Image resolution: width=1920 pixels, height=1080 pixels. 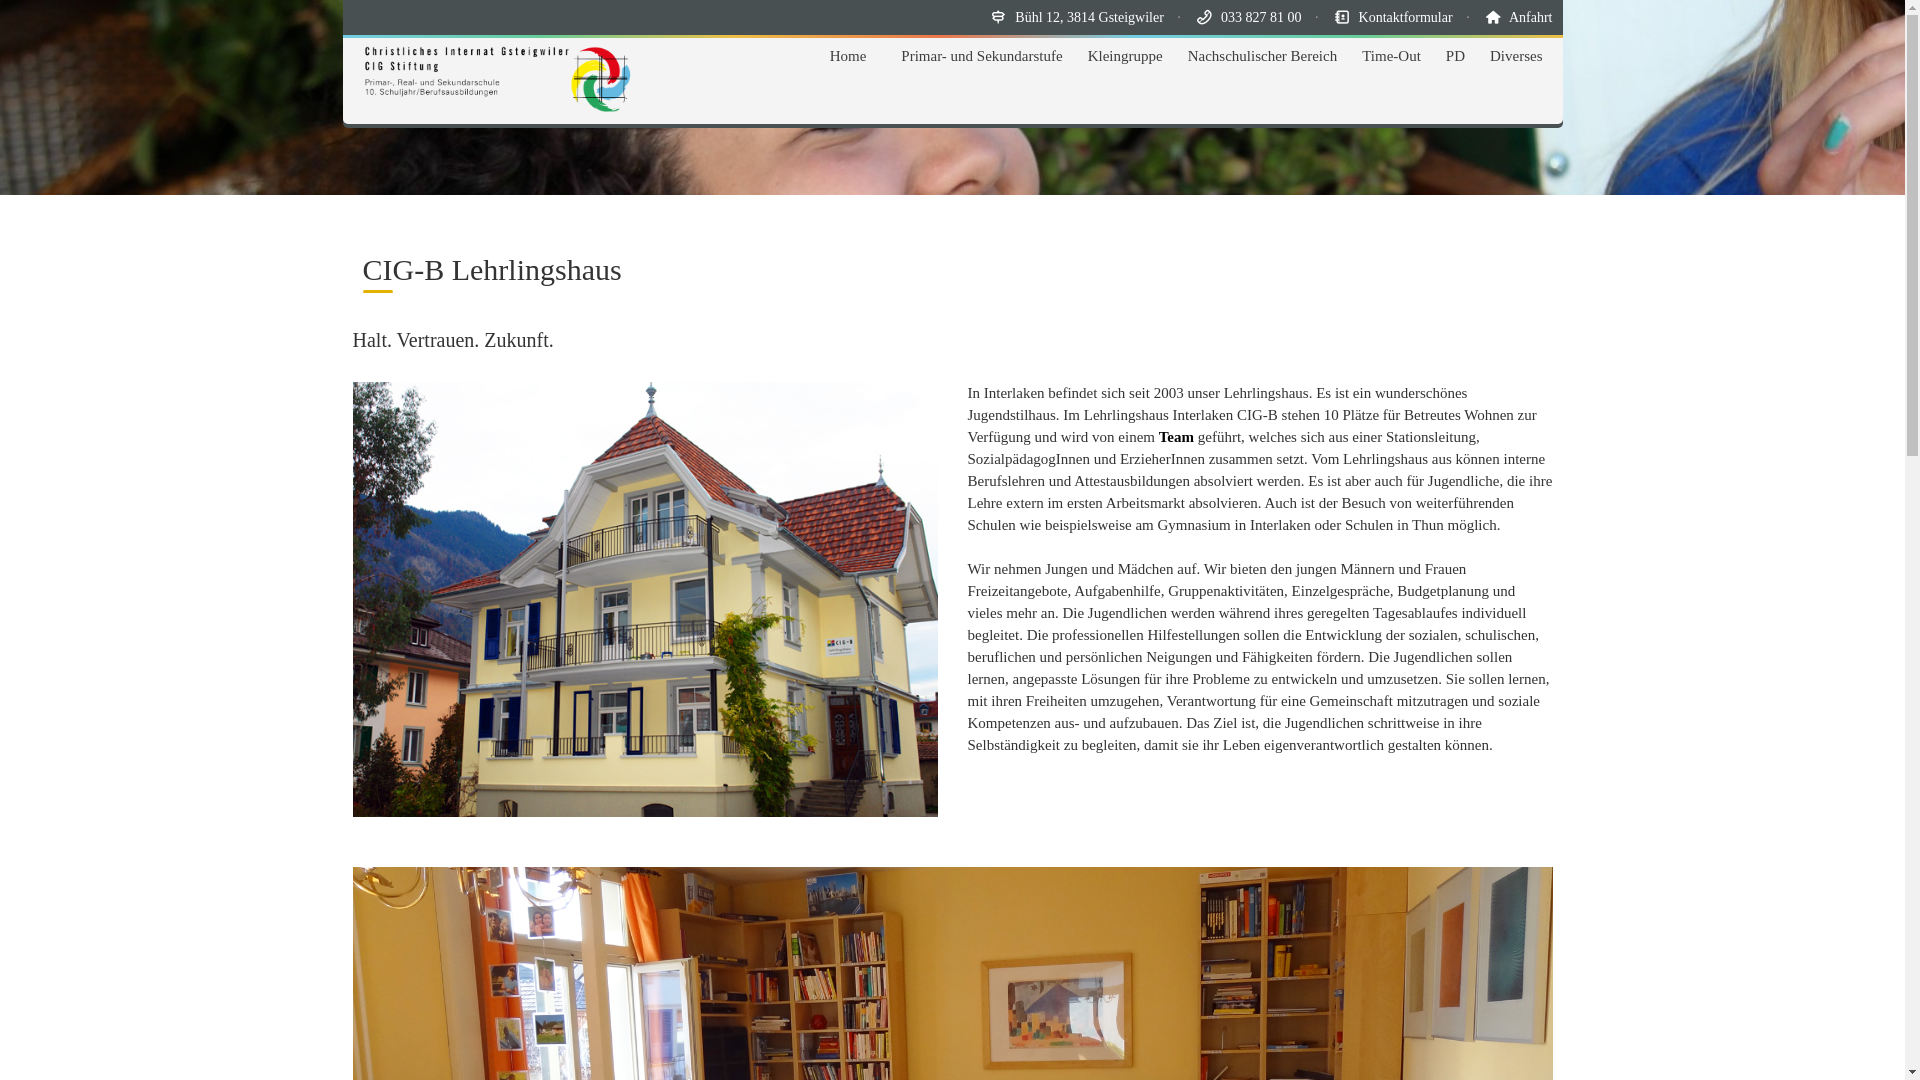 I want to click on 'Kontaktformular', so click(x=1405, y=17).